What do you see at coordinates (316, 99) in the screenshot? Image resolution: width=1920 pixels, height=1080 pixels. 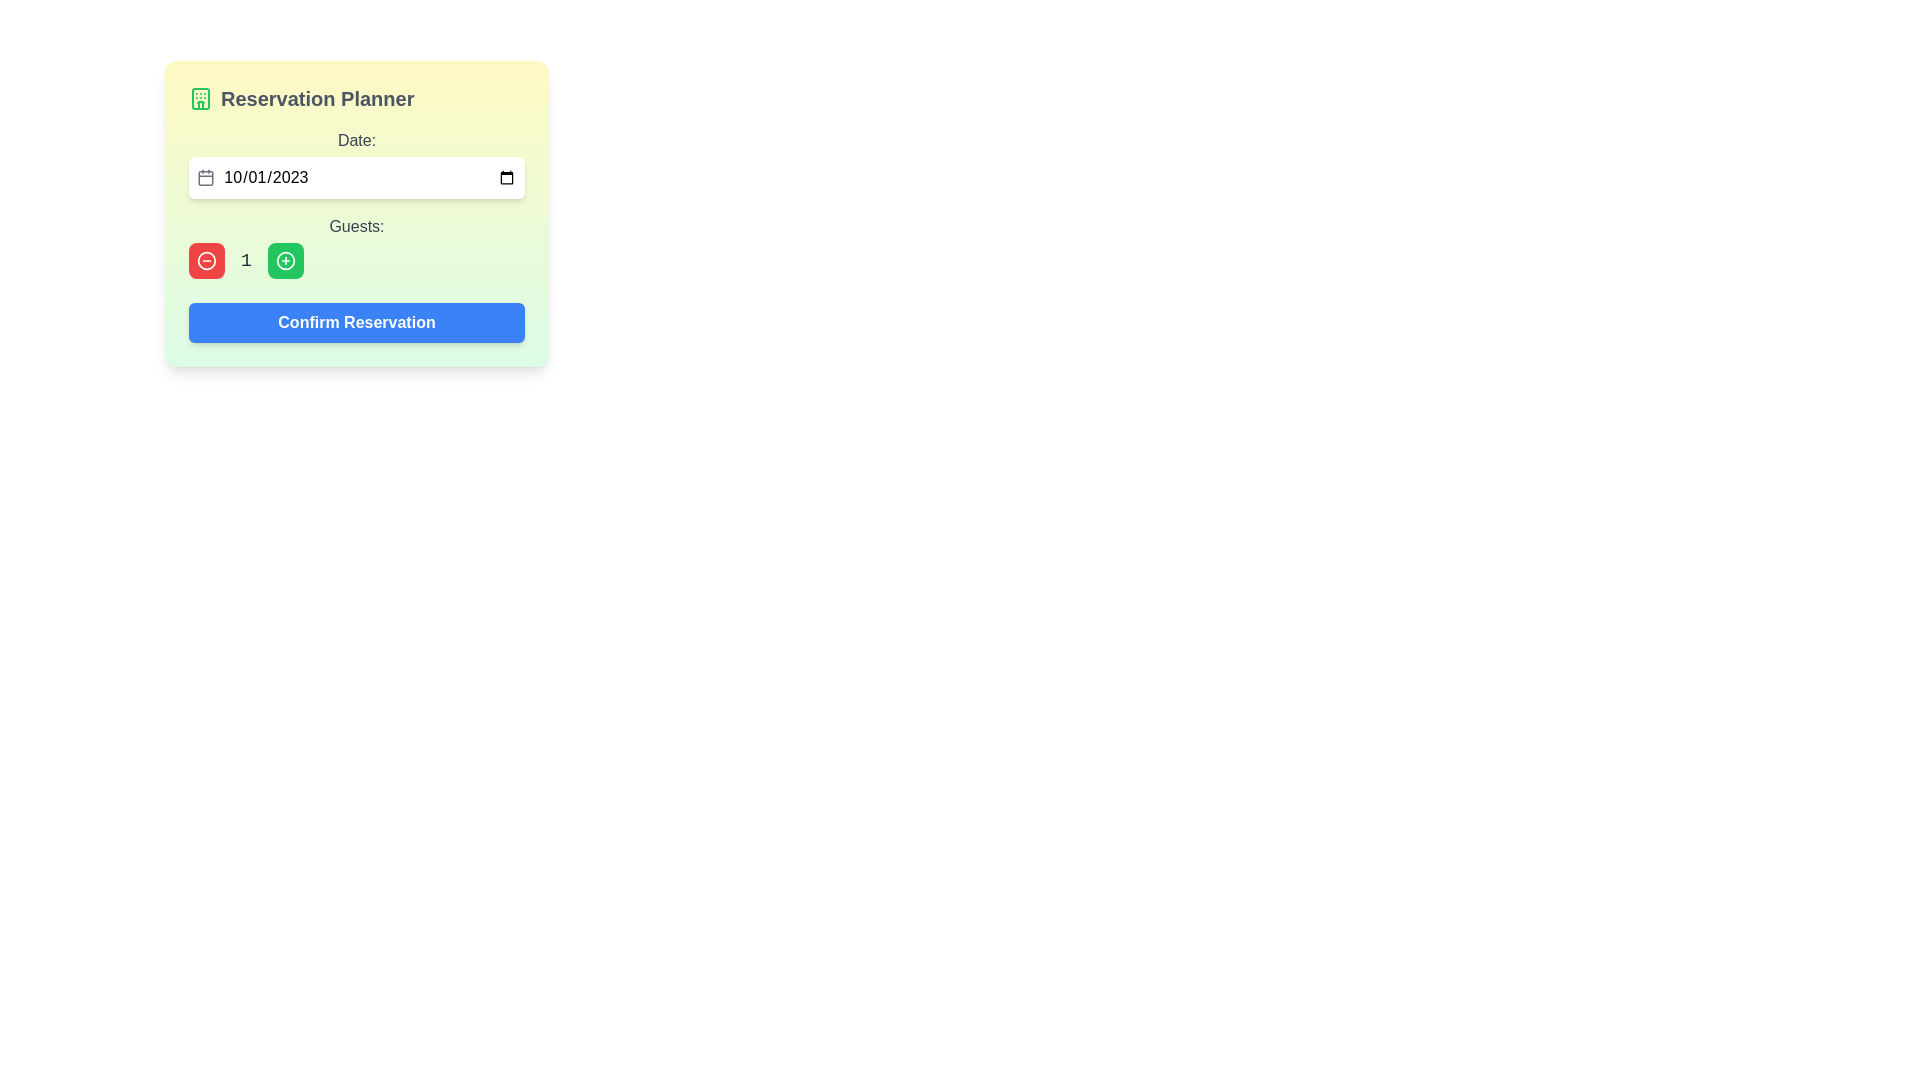 I see `'Reservation Planner' text label located at the top of the content block, positioned to the right of a small green hotel icon` at bounding box center [316, 99].